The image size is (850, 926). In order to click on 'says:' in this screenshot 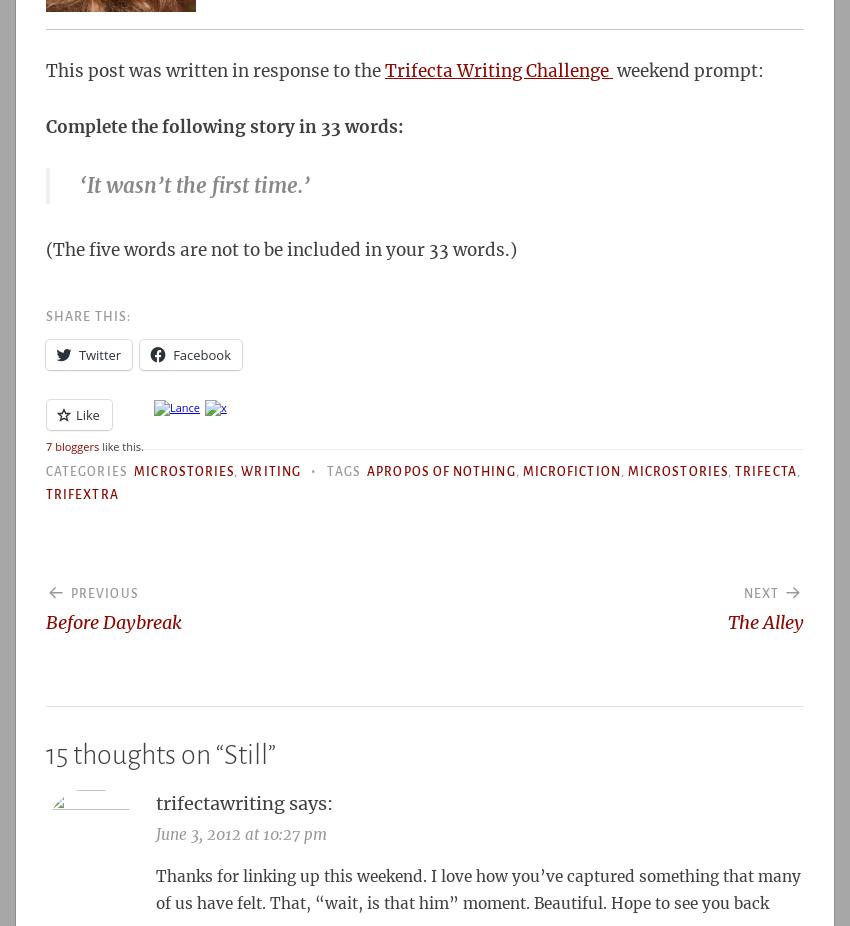, I will do `click(311, 803)`.